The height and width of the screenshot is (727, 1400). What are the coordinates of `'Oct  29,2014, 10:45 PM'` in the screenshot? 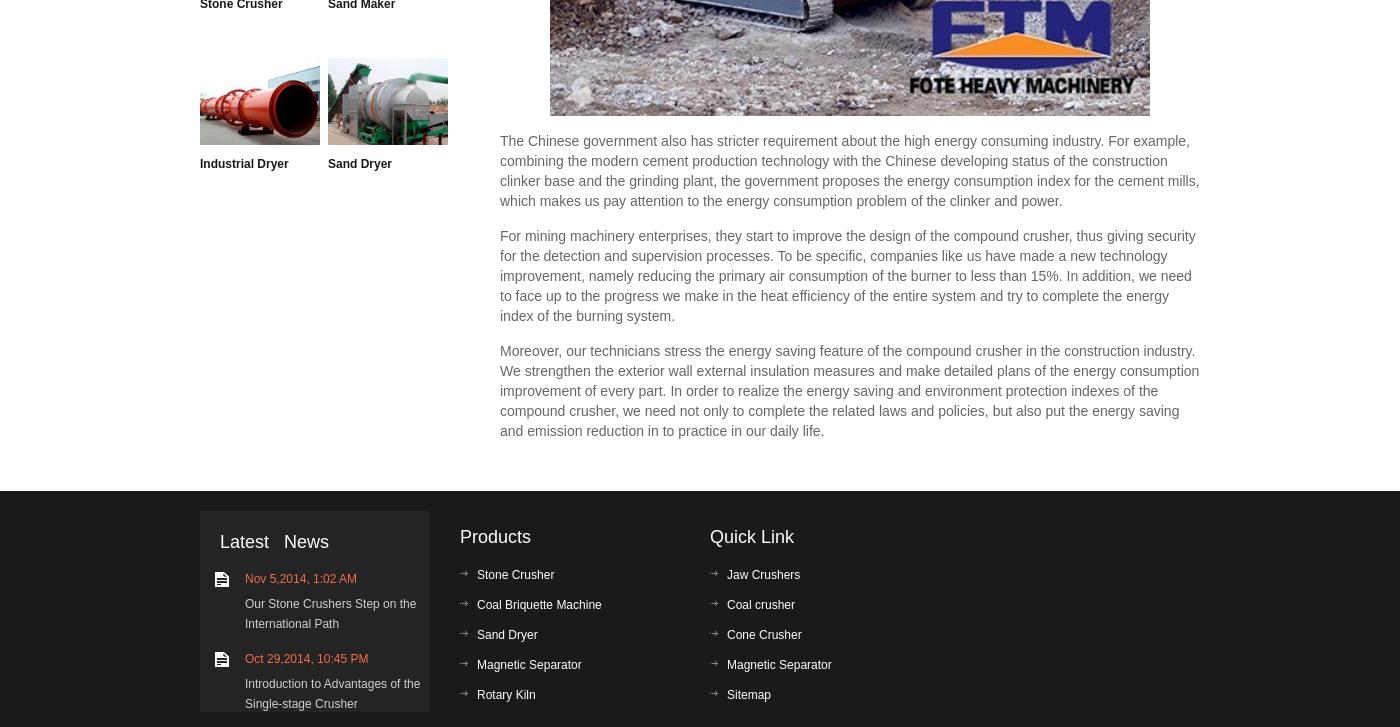 It's located at (244, 658).